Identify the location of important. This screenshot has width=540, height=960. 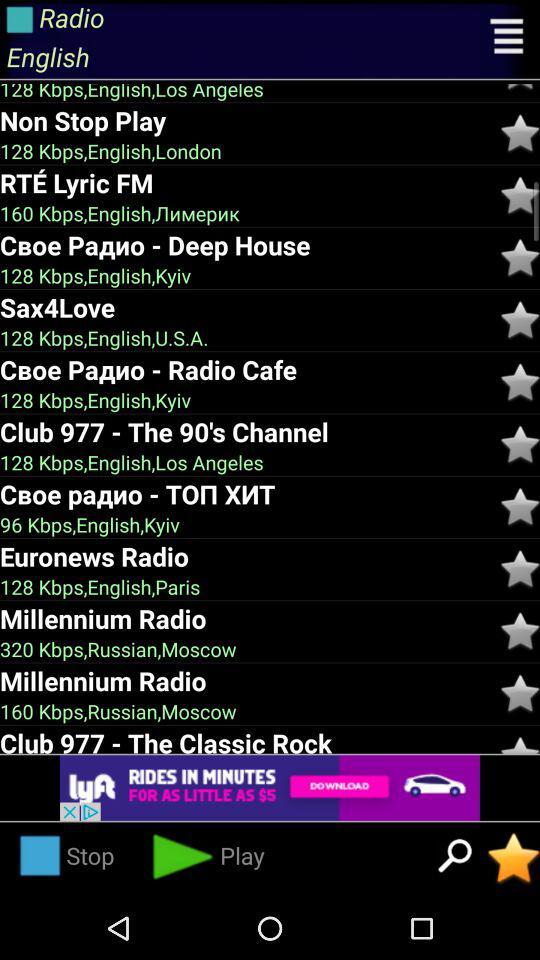
(520, 569).